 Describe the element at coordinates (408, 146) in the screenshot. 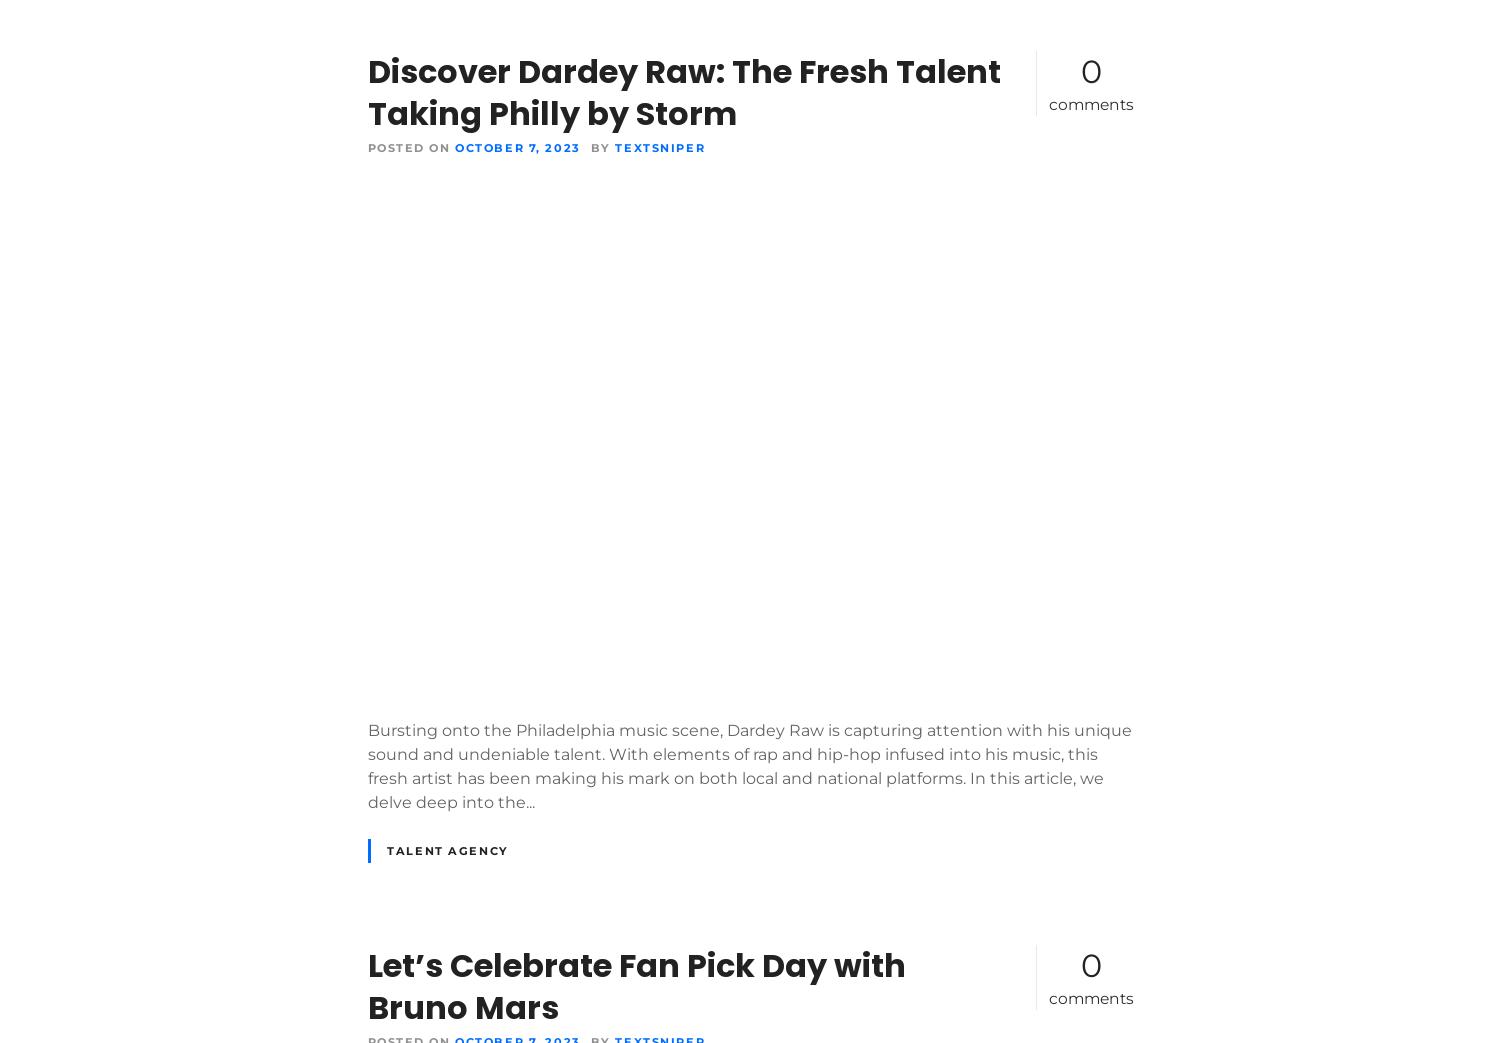

I see `'Posted on'` at that location.